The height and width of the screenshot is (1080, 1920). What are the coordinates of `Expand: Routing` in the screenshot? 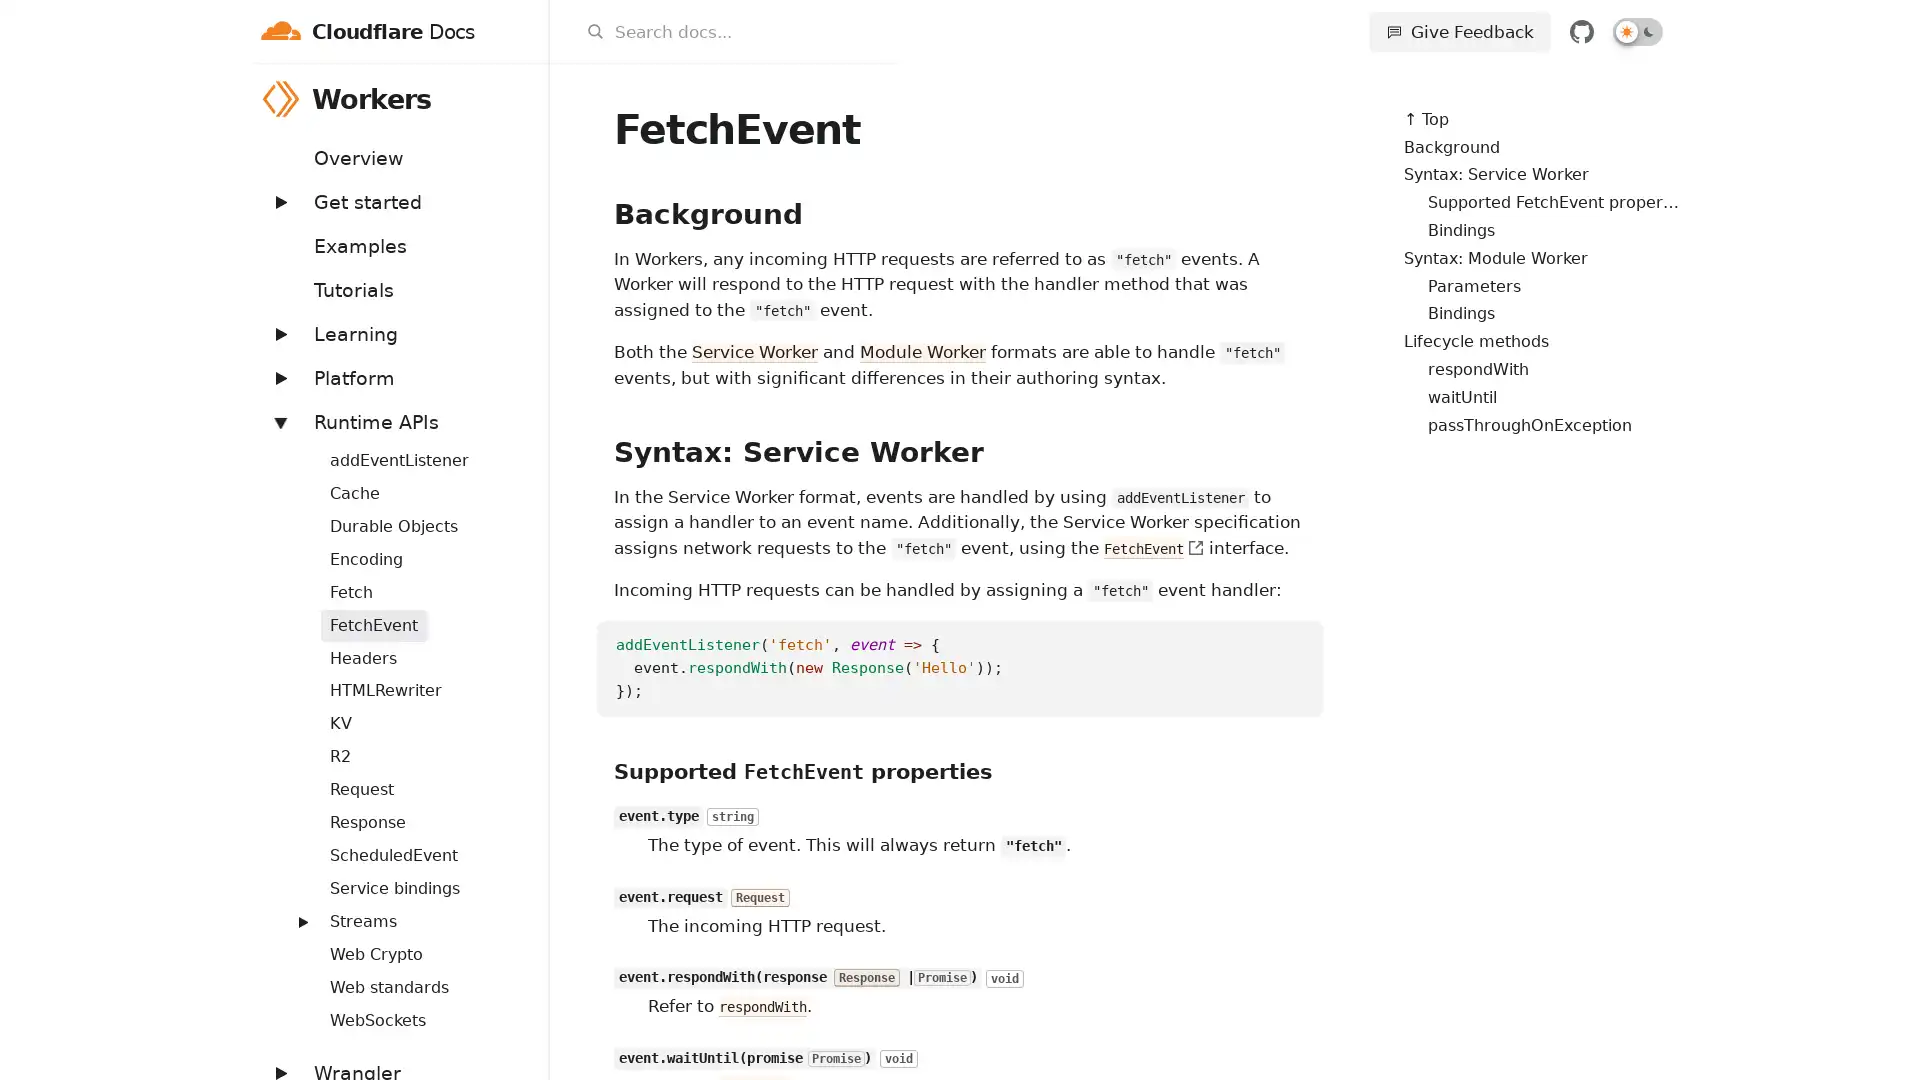 It's located at (291, 844).